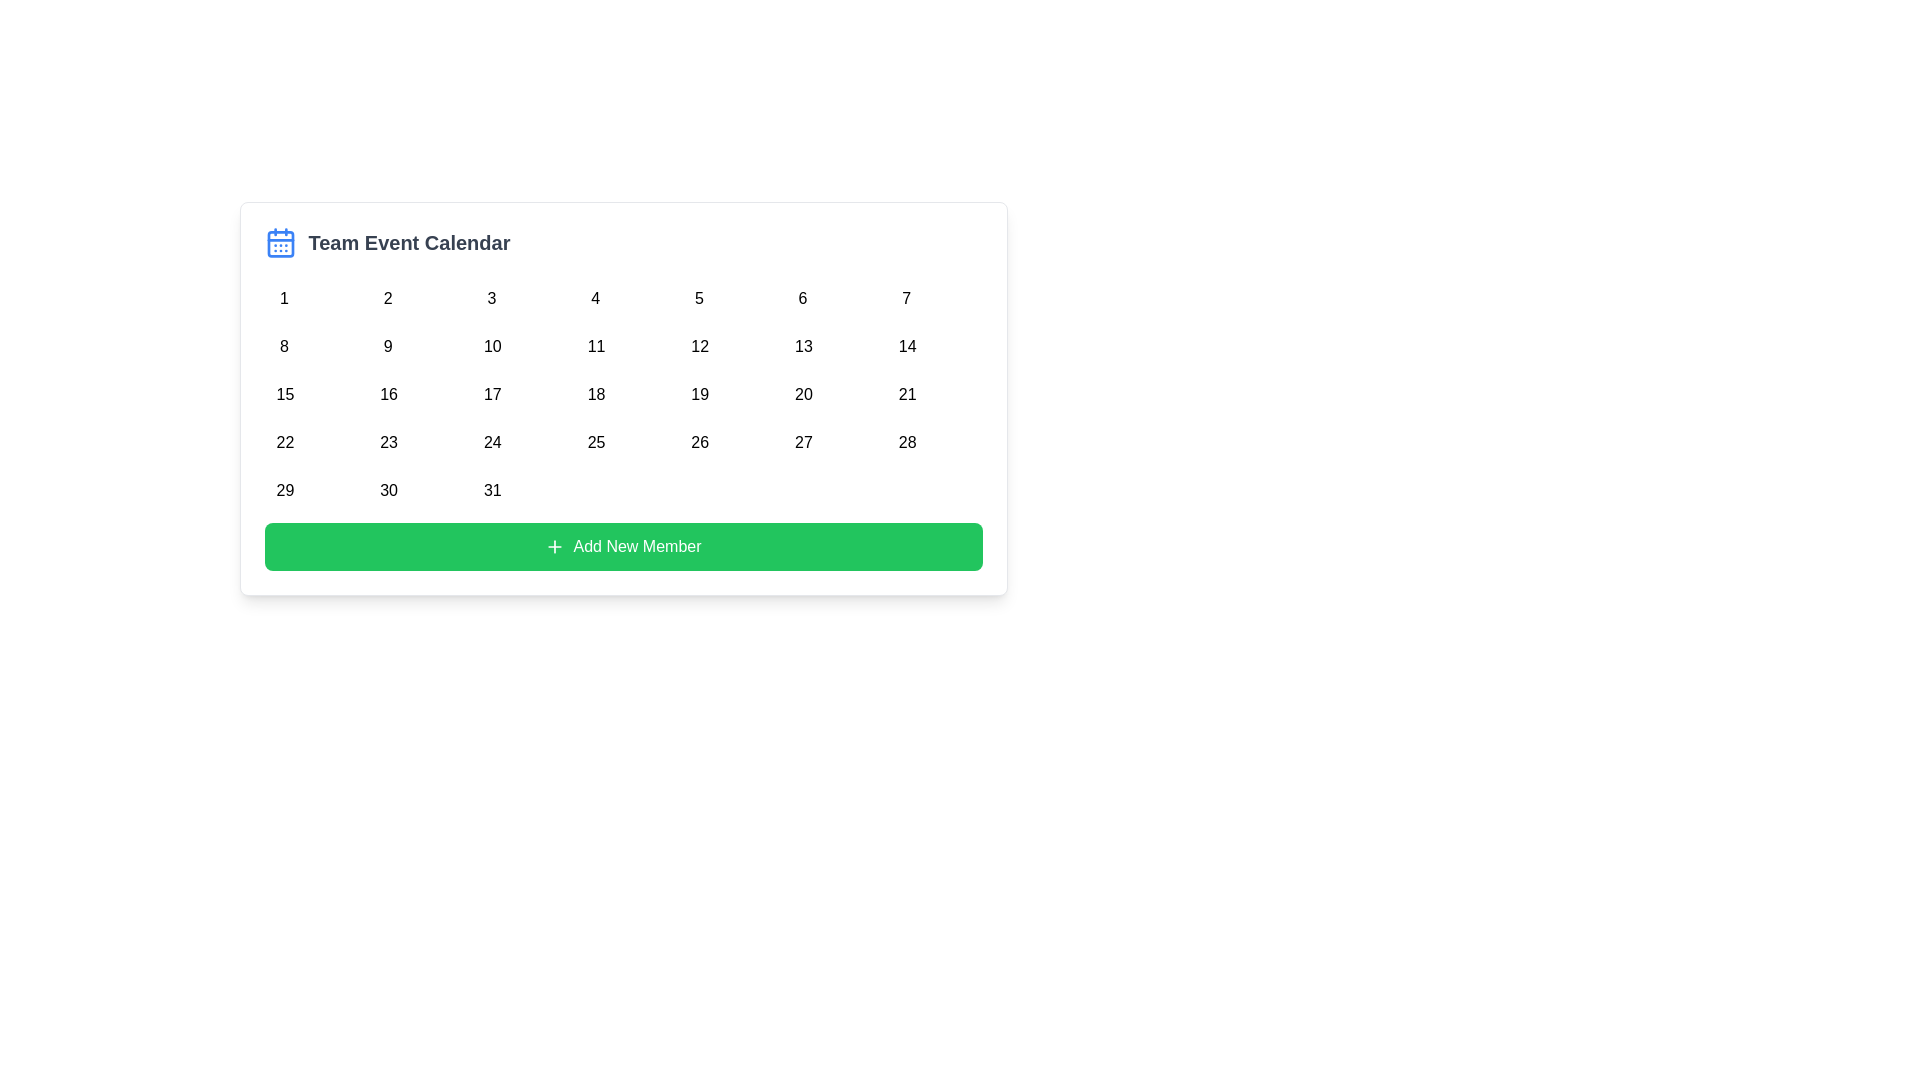  I want to click on the button representing the number '10', so click(491, 342).